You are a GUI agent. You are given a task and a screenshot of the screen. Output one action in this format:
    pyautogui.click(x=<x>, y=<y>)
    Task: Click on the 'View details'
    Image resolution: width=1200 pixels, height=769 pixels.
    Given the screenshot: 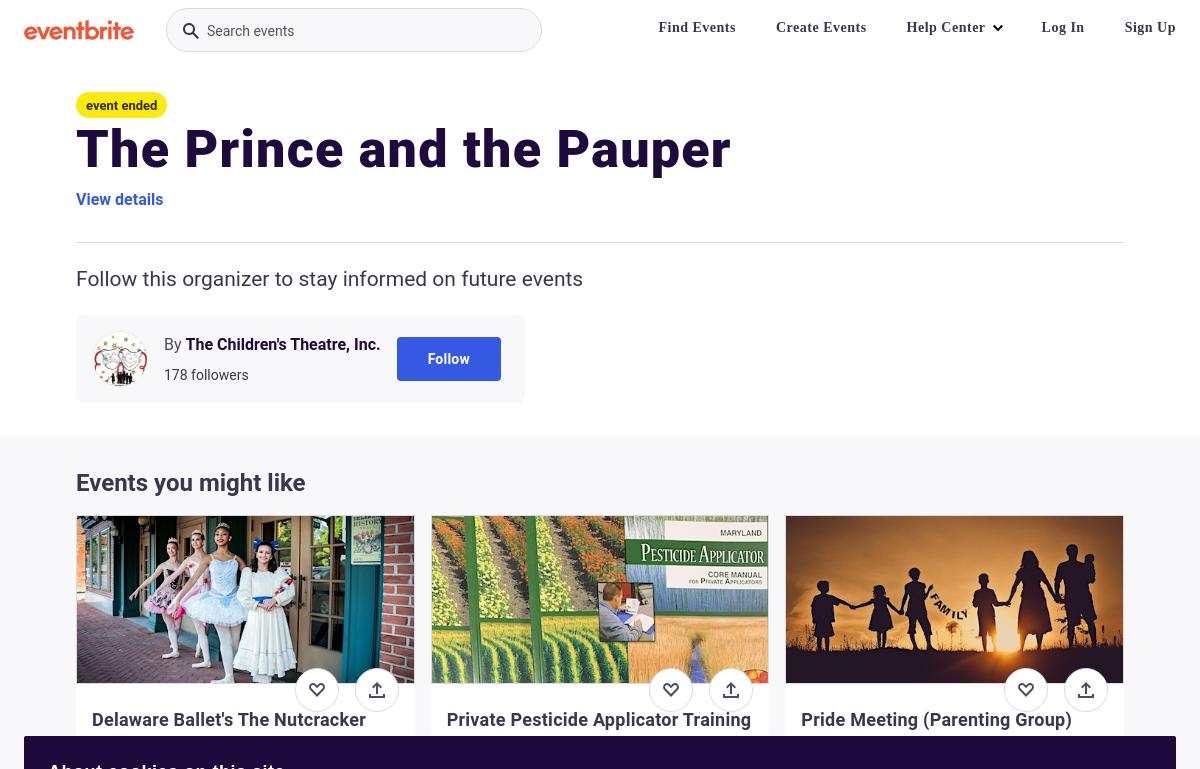 What is the action you would take?
    pyautogui.click(x=119, y=198)
    